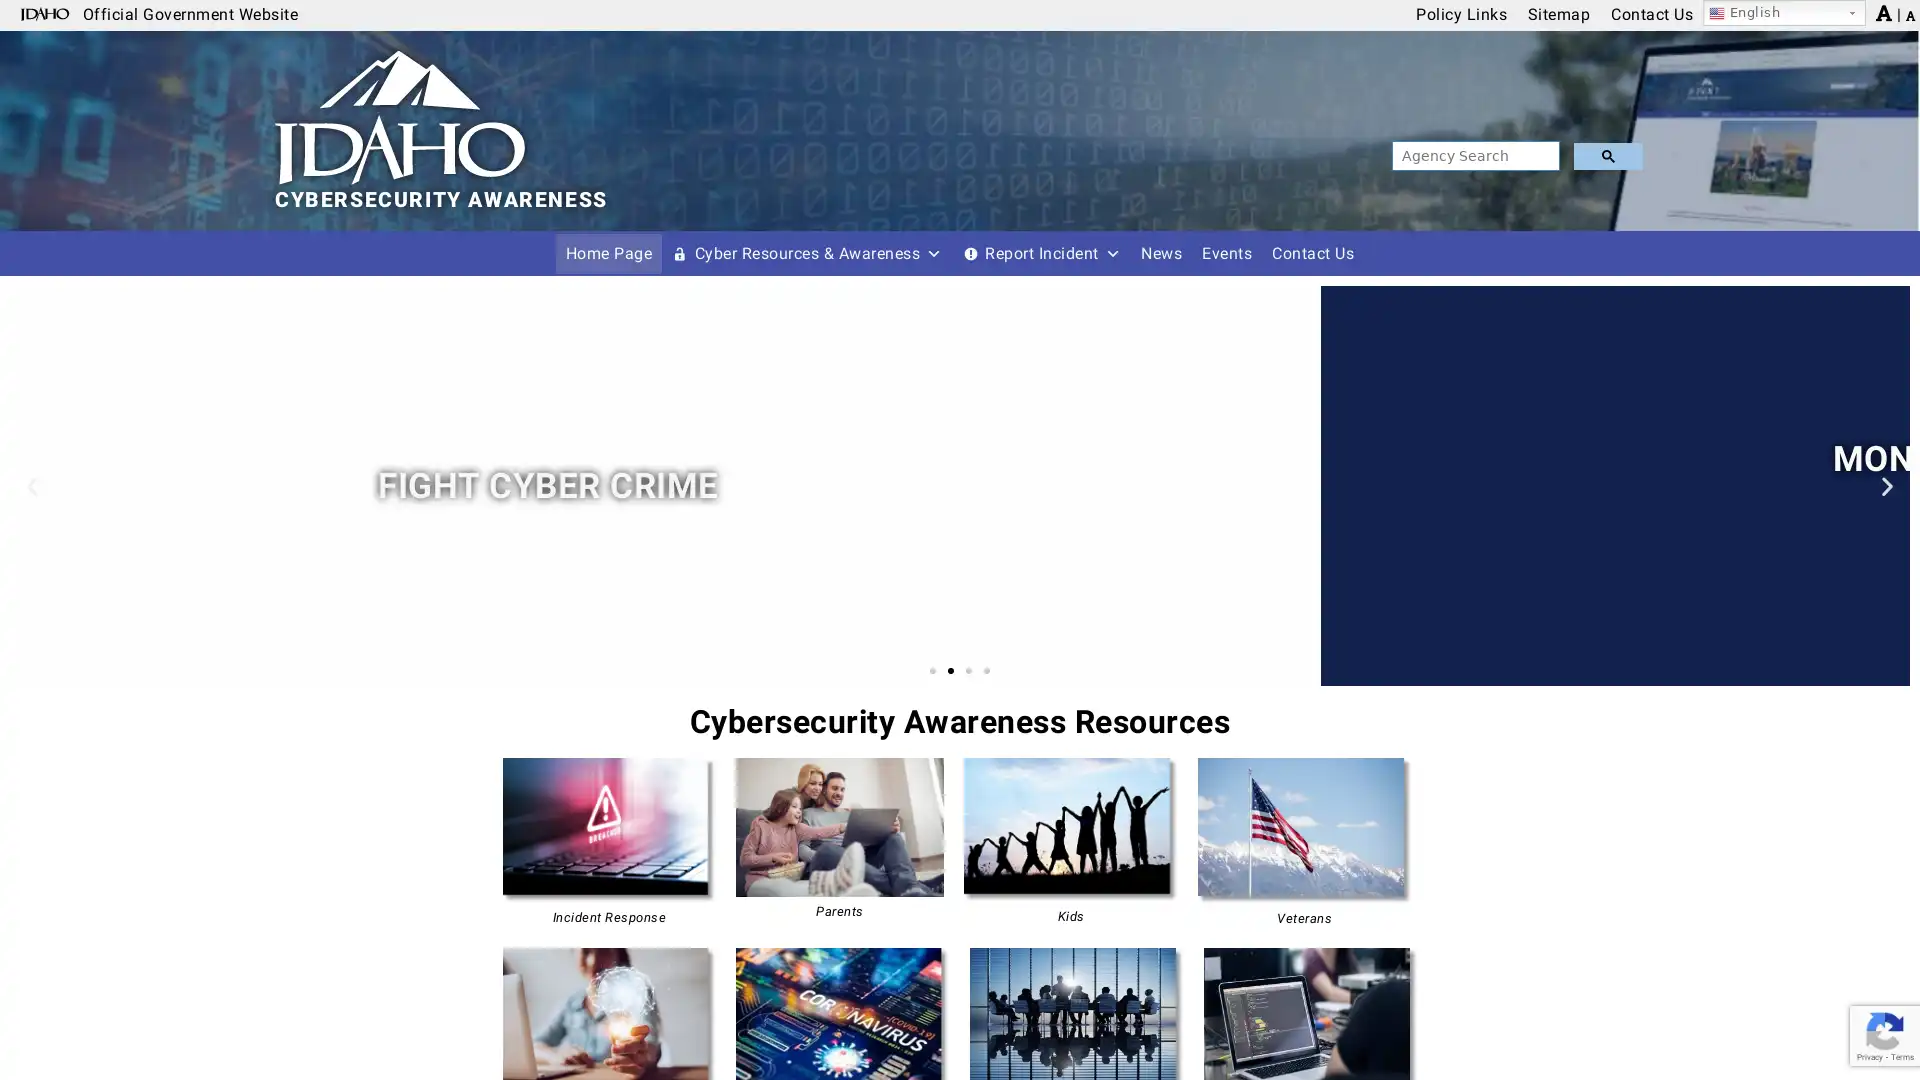  Describe the element at coordinates (1607, 155) in the screenshot. I see `search` at that location.